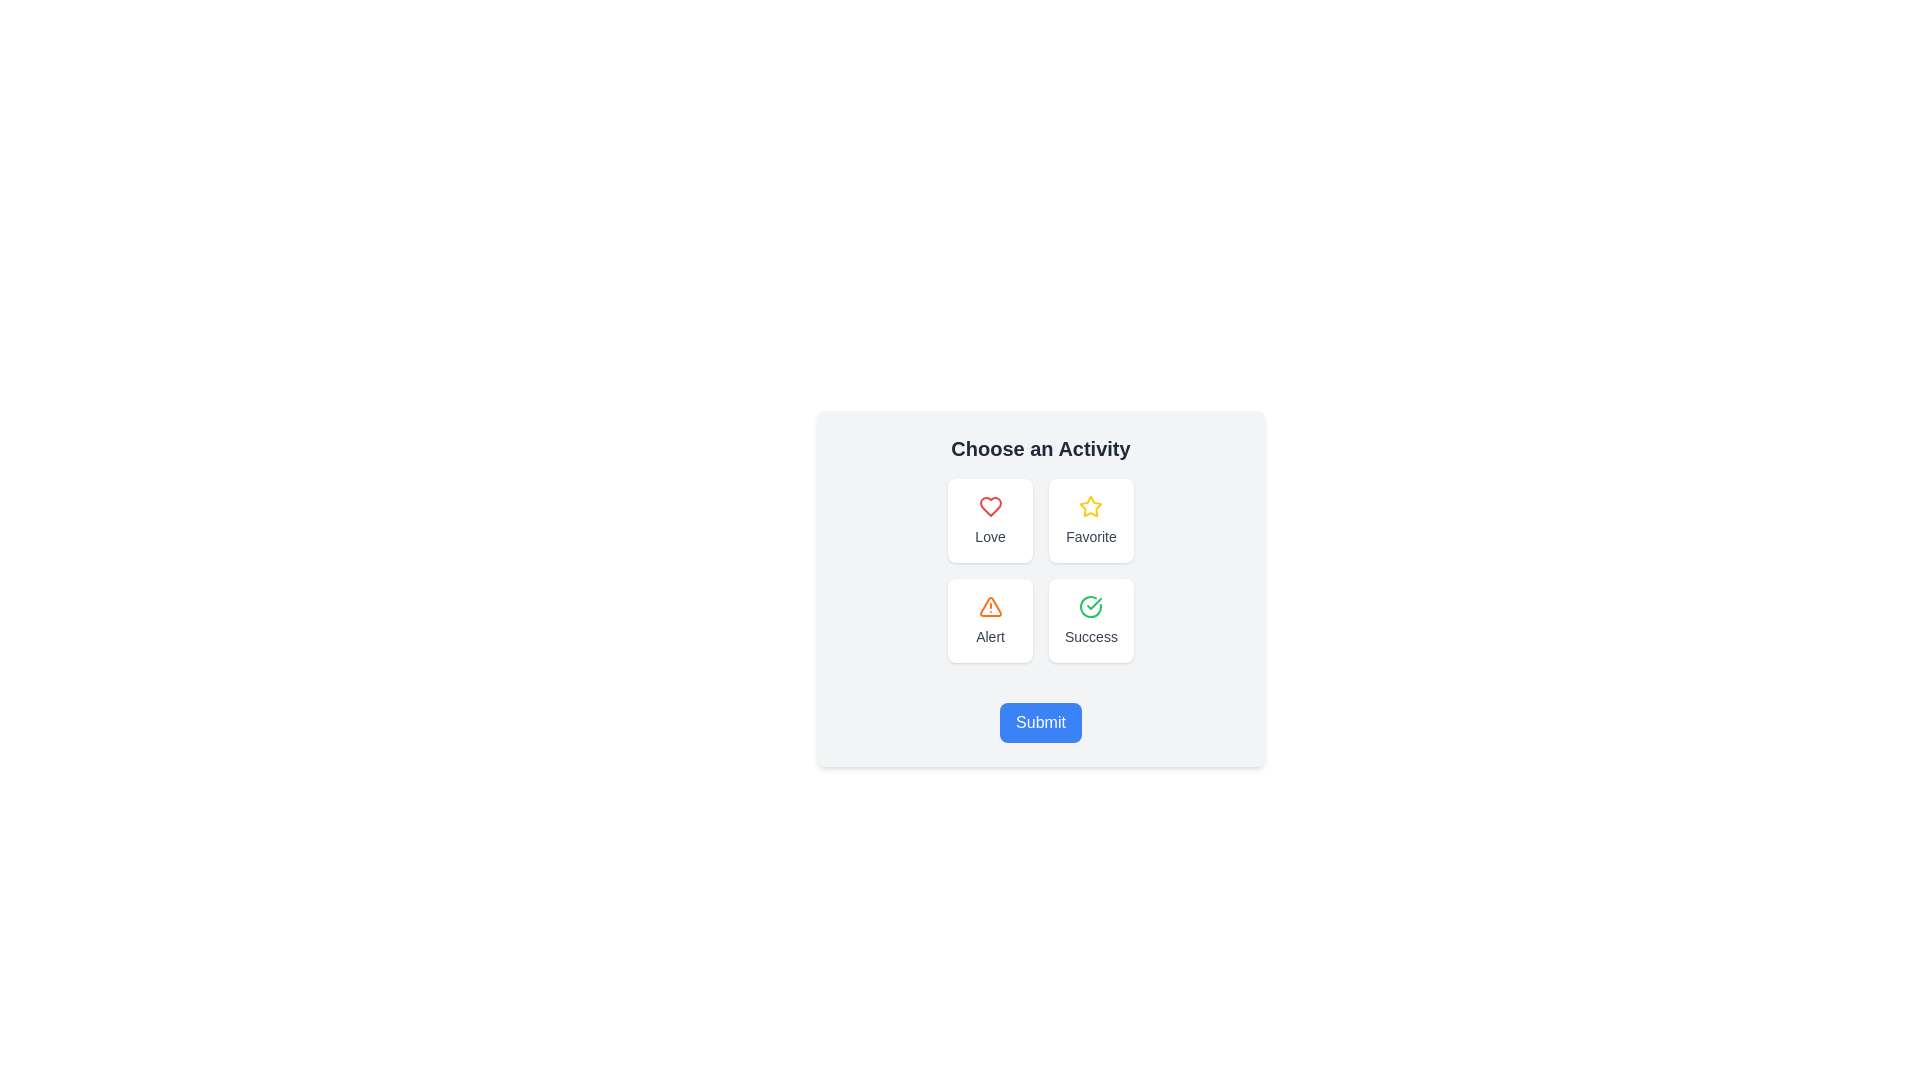  What do you see at coordinates (1090, 519) in the screenshot?
I see `the 'Favorite' action card located in the top-right corner of the grid layout under 'Choose an Activity'` at bounding box center [1090, 519].